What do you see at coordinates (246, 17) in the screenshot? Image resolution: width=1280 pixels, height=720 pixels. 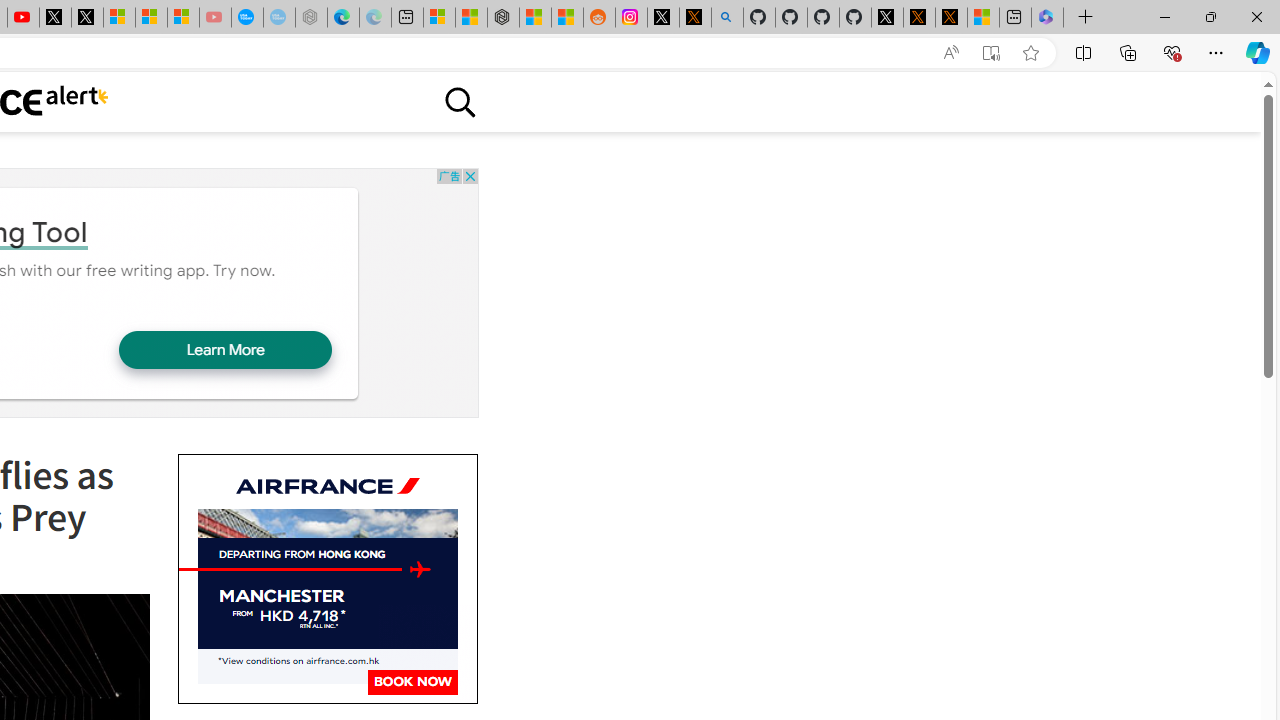 I see `'Opinion: Op-Ed and Commentary - USA TODAY'` at bounding box center [246, 17].